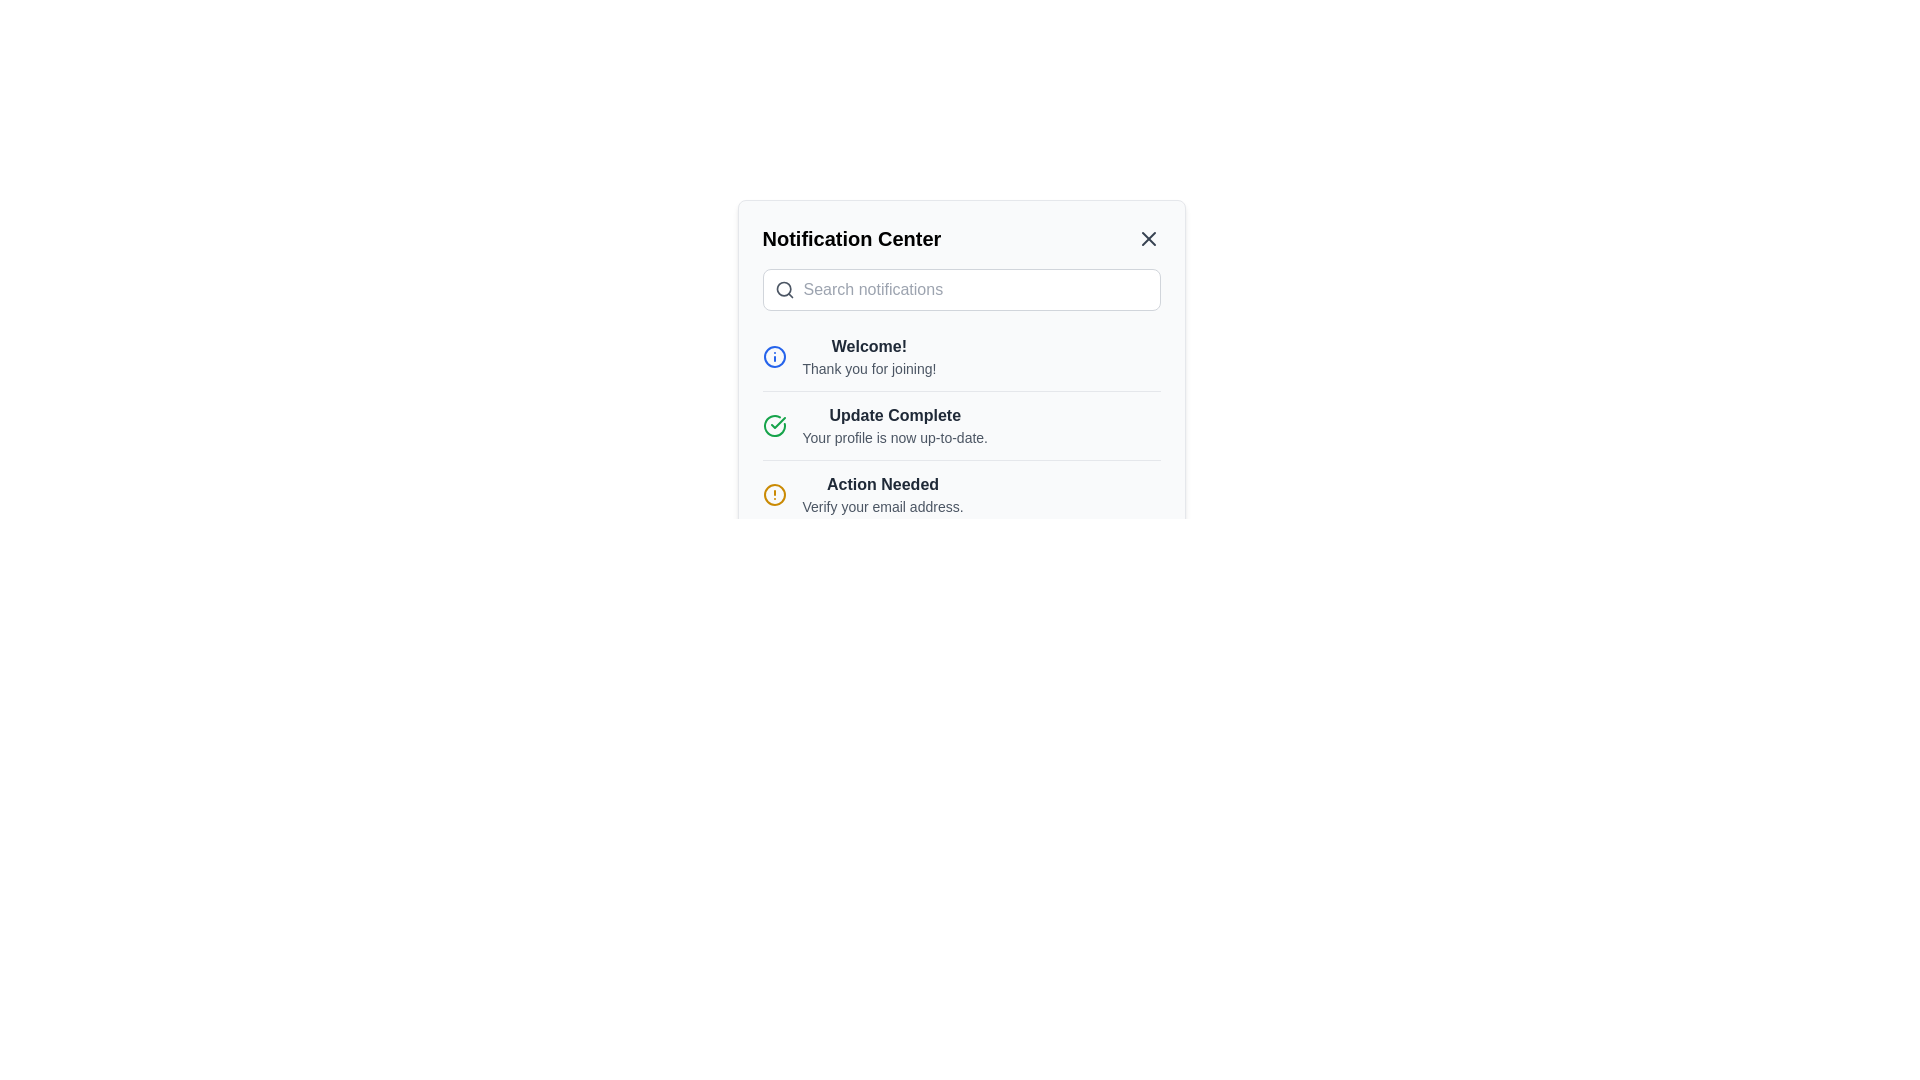 The image size is (1920, 1080). What do you see at coordinates (782, 289) in the screenshot?
I see `the circular vector graphic within the magnifying glass icon, which represents the search functionality in the Notification Center modal` at bounding box center [782, 289].